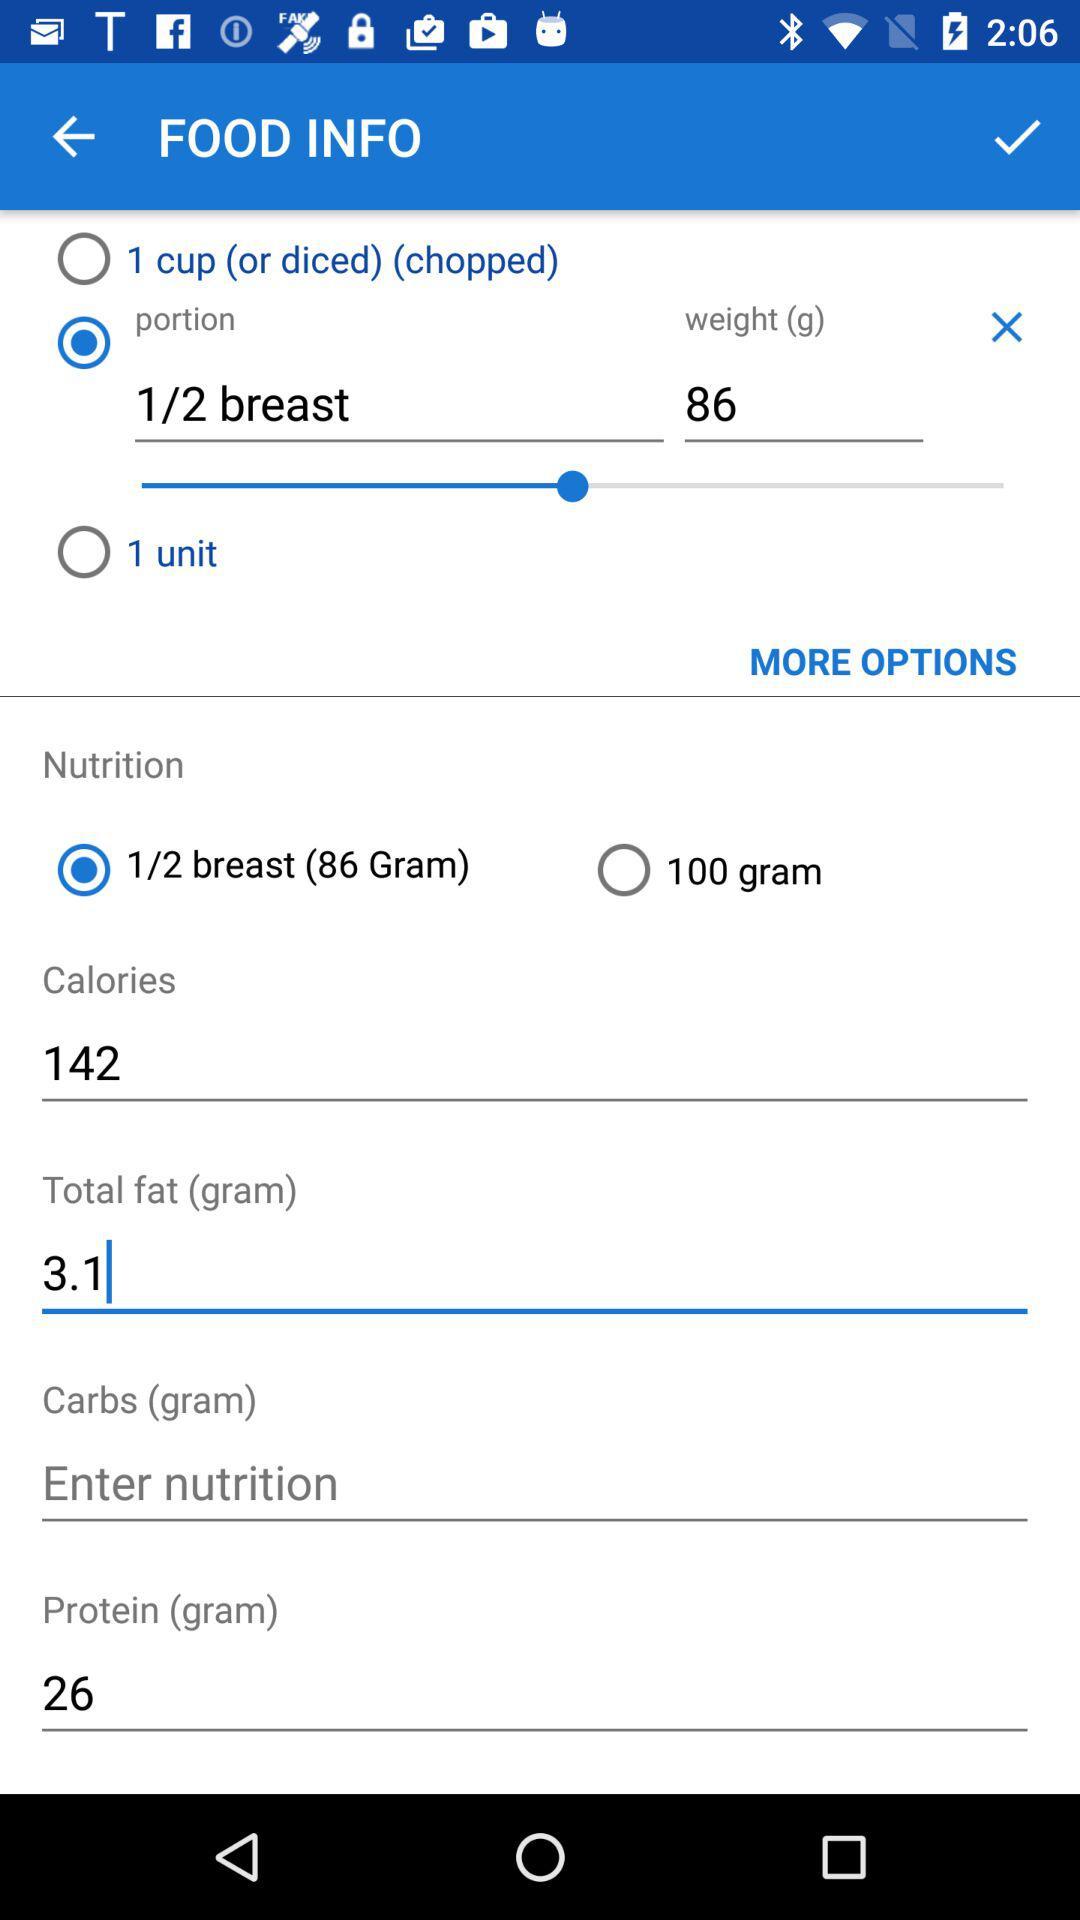  I want to click on app next to food info item, so click(72, 135).